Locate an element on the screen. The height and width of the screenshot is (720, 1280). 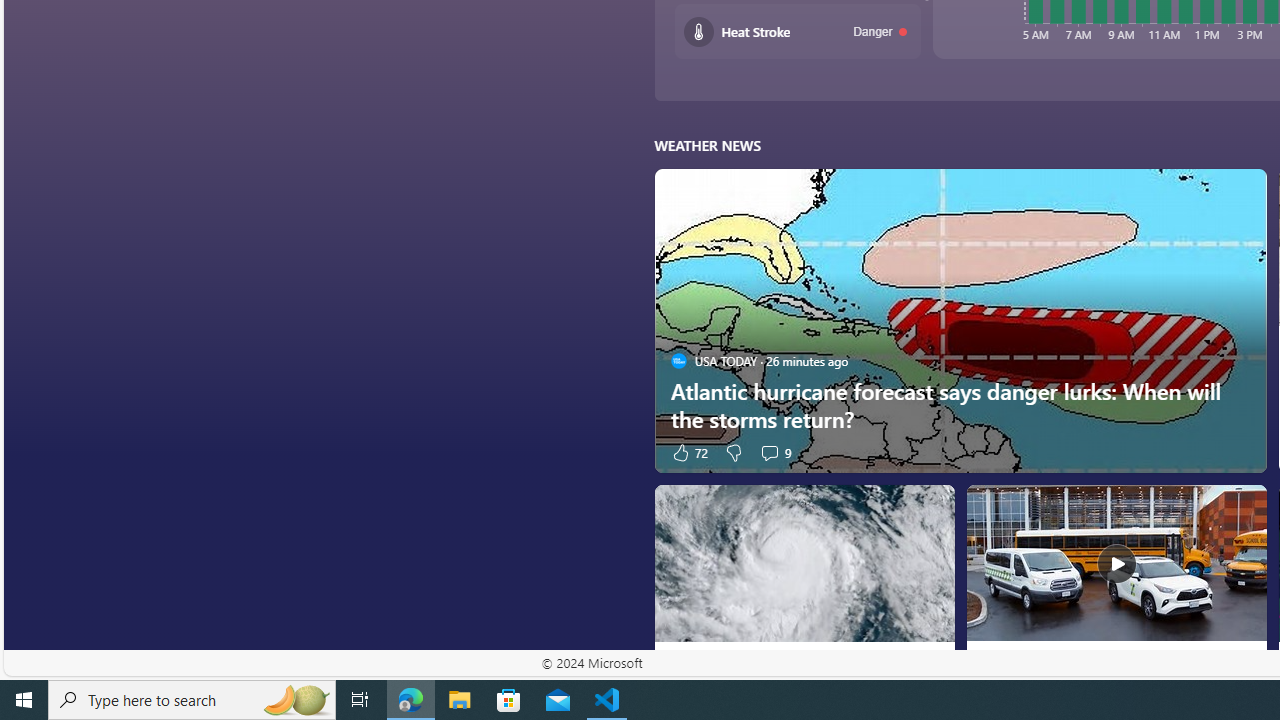
'Heat stroke Danger' is located at coordinates (797, 31).